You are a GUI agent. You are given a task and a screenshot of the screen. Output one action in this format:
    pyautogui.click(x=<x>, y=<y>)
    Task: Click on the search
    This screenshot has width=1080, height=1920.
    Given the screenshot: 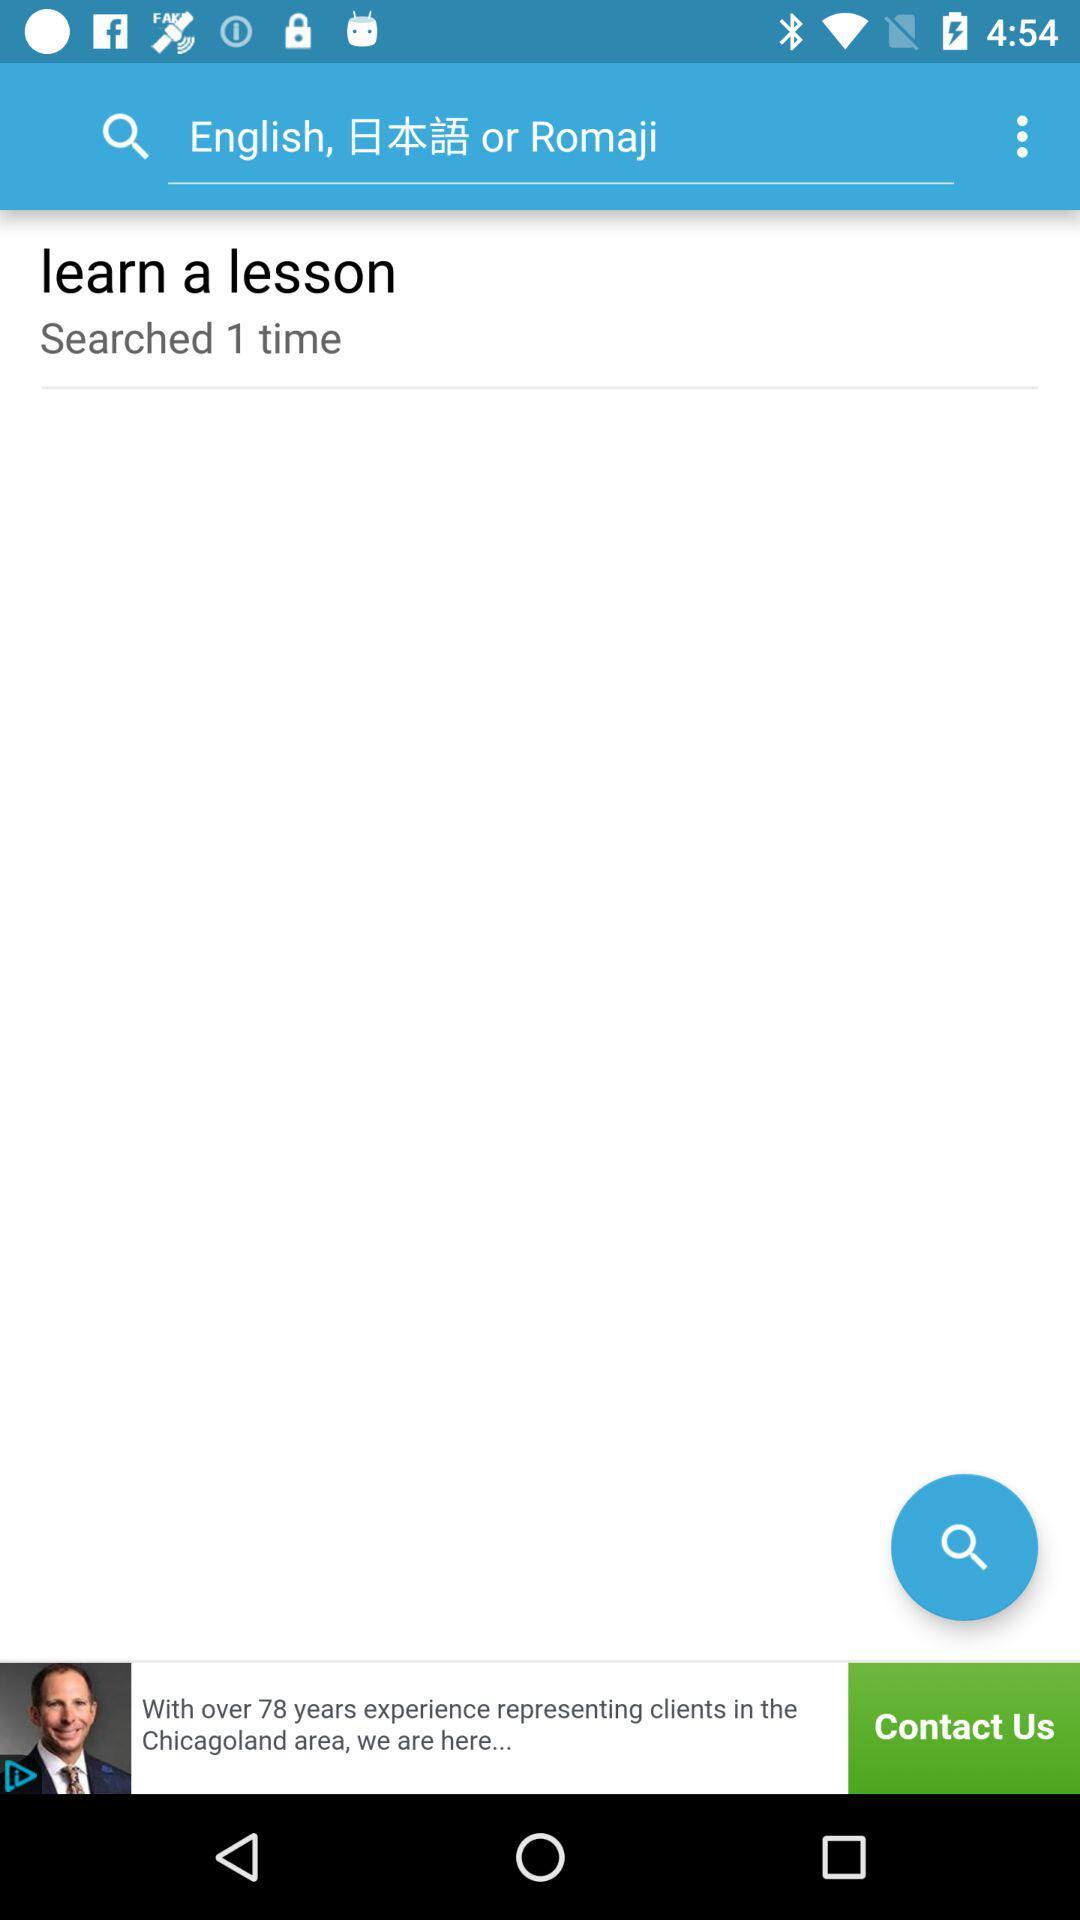 What is the action you would take?
    pyautogui.click(x=963, y=1546)
    